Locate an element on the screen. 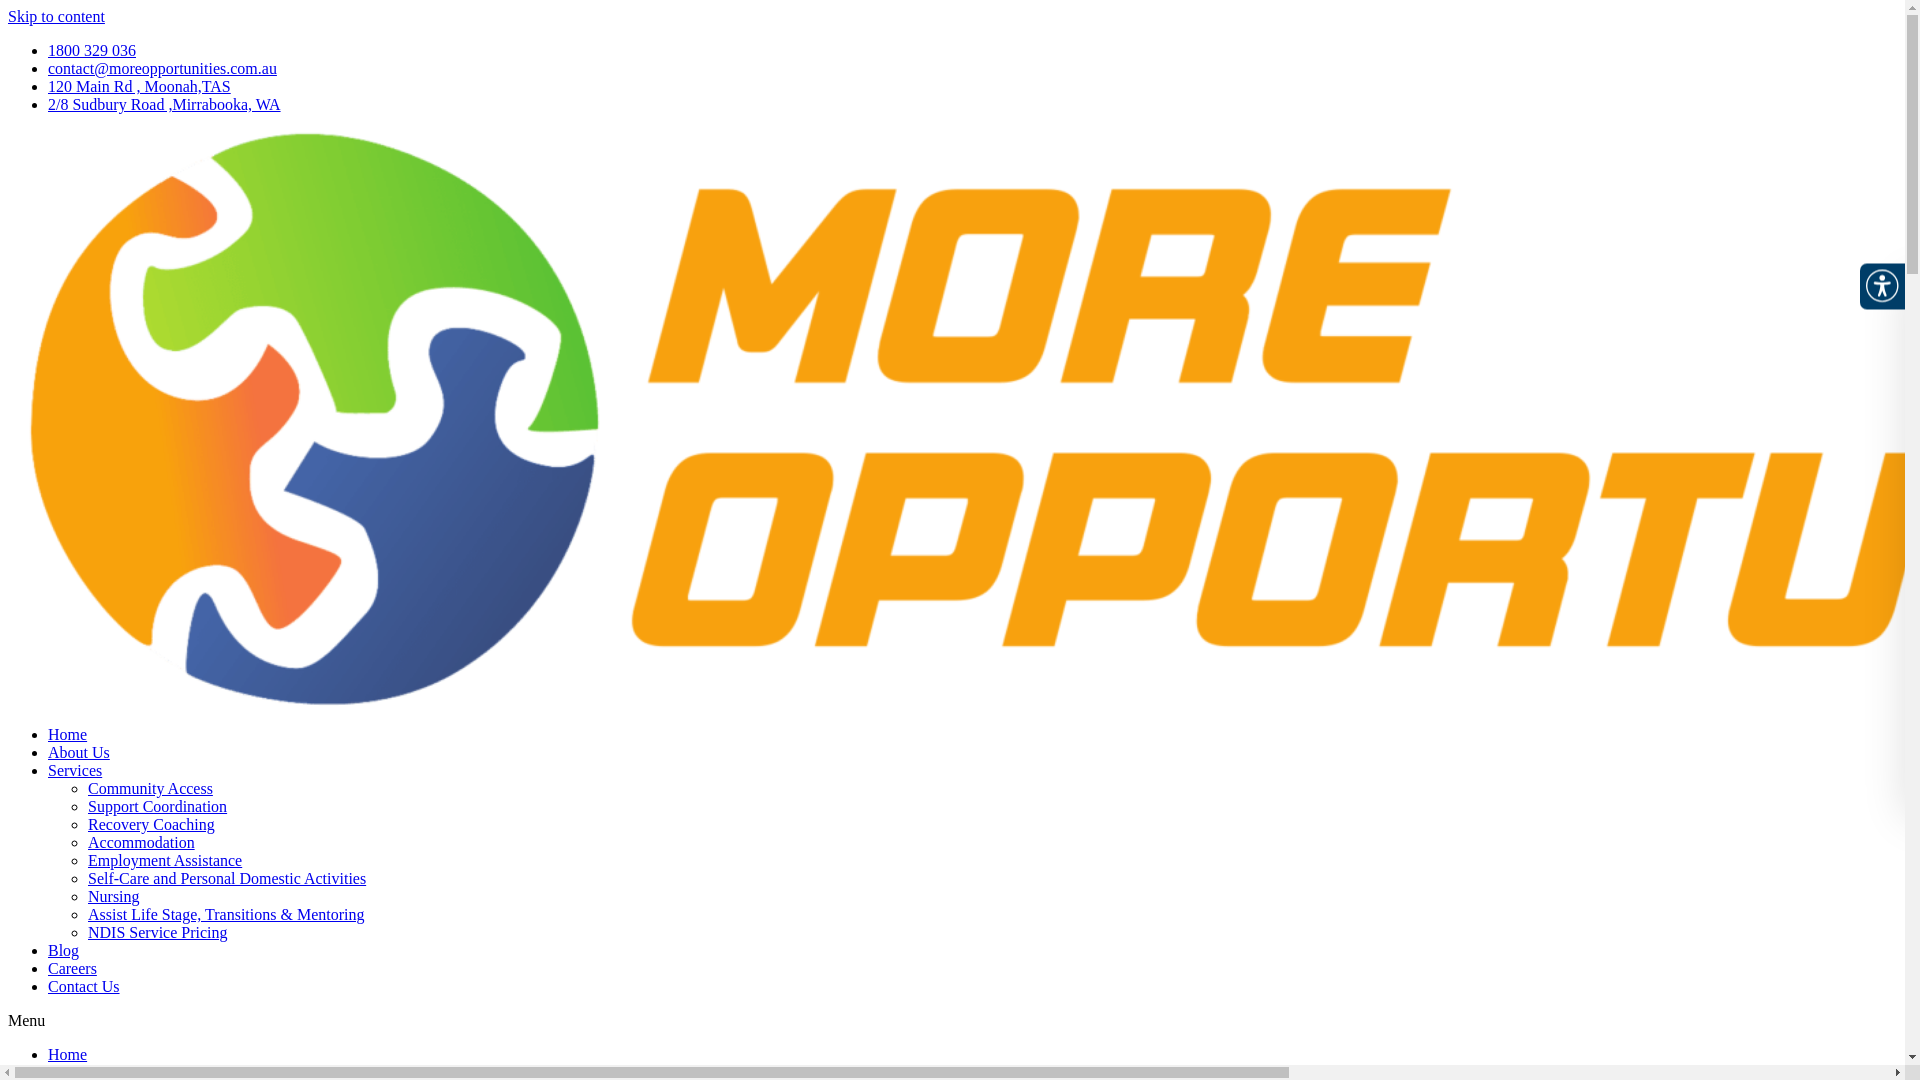 This screenshot has height=1080, width=1920. 'contact@moreopportunities.com.au' is located at coordinates (162, 67).